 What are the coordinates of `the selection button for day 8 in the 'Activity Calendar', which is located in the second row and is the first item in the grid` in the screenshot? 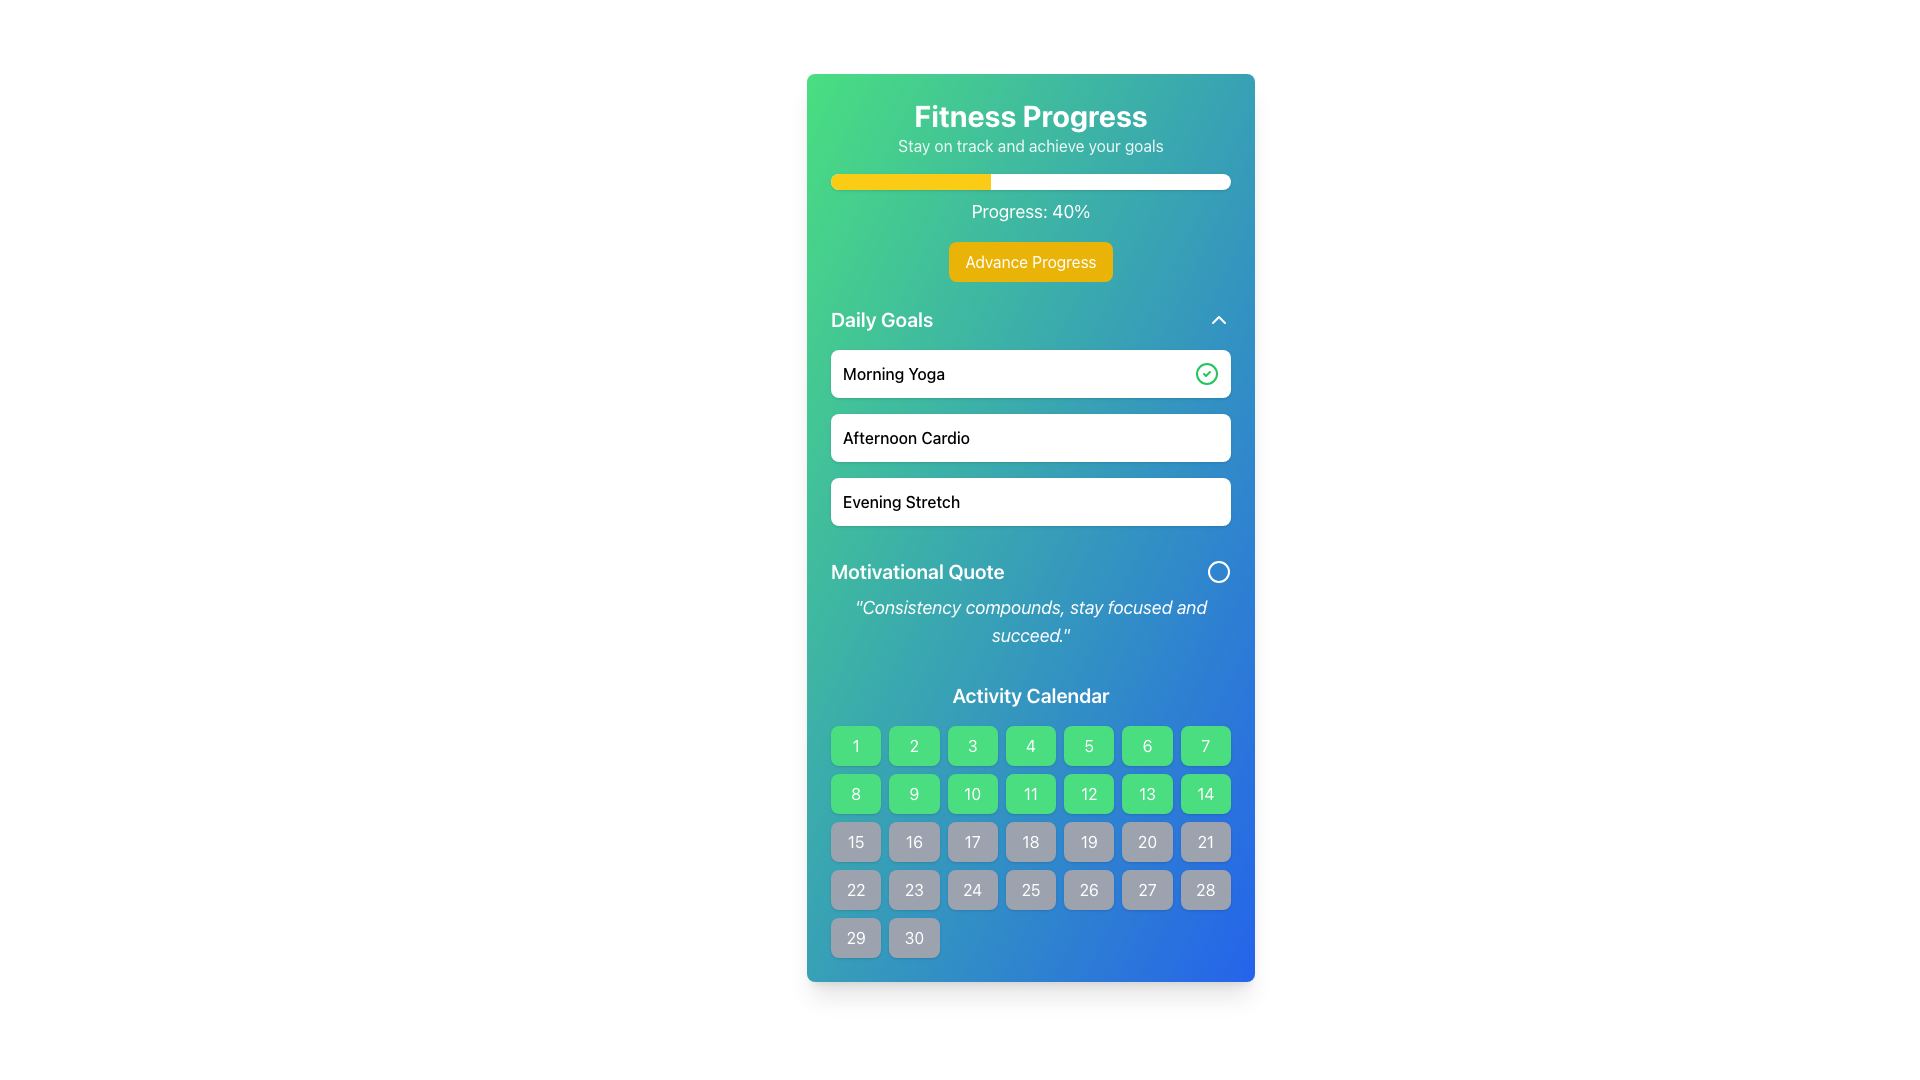 It's located at (856, 793).